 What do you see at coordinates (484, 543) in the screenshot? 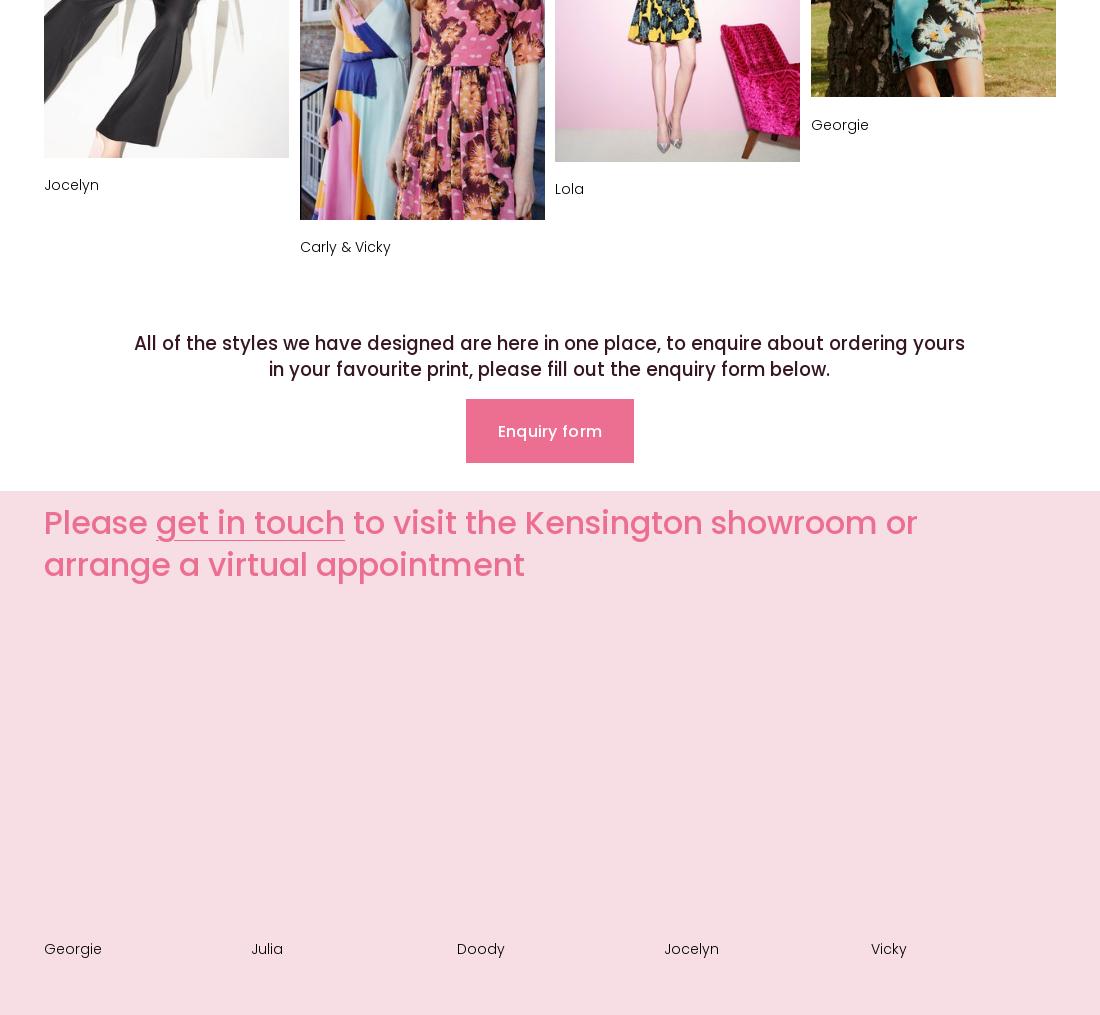
I see `'to visit the Kensington showroom or arrange a virtual appointment'` at bounding box center [484, 543].